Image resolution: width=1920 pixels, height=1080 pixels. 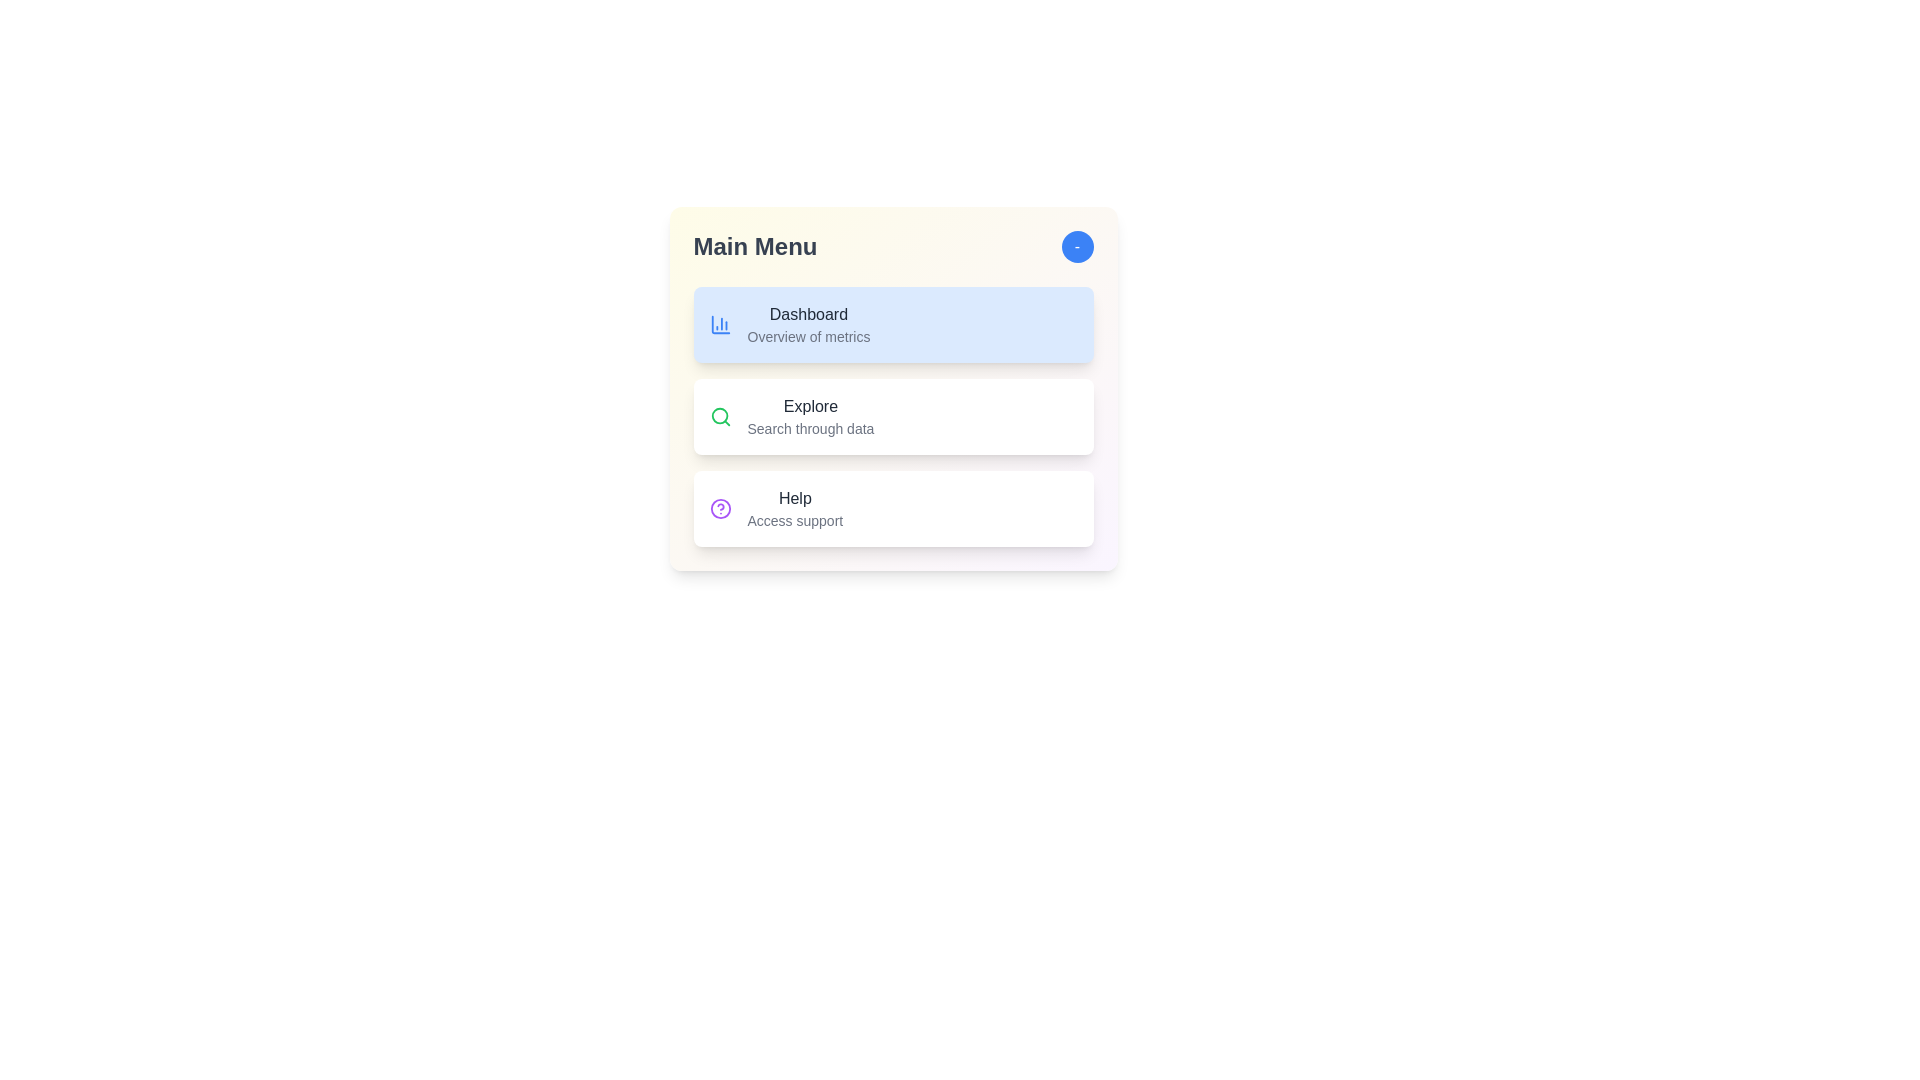 What do you see at coordinates (720, 323) in the screenshot?
I see `the icon for Dashboard in the menu` at bounding box center [720, 323].